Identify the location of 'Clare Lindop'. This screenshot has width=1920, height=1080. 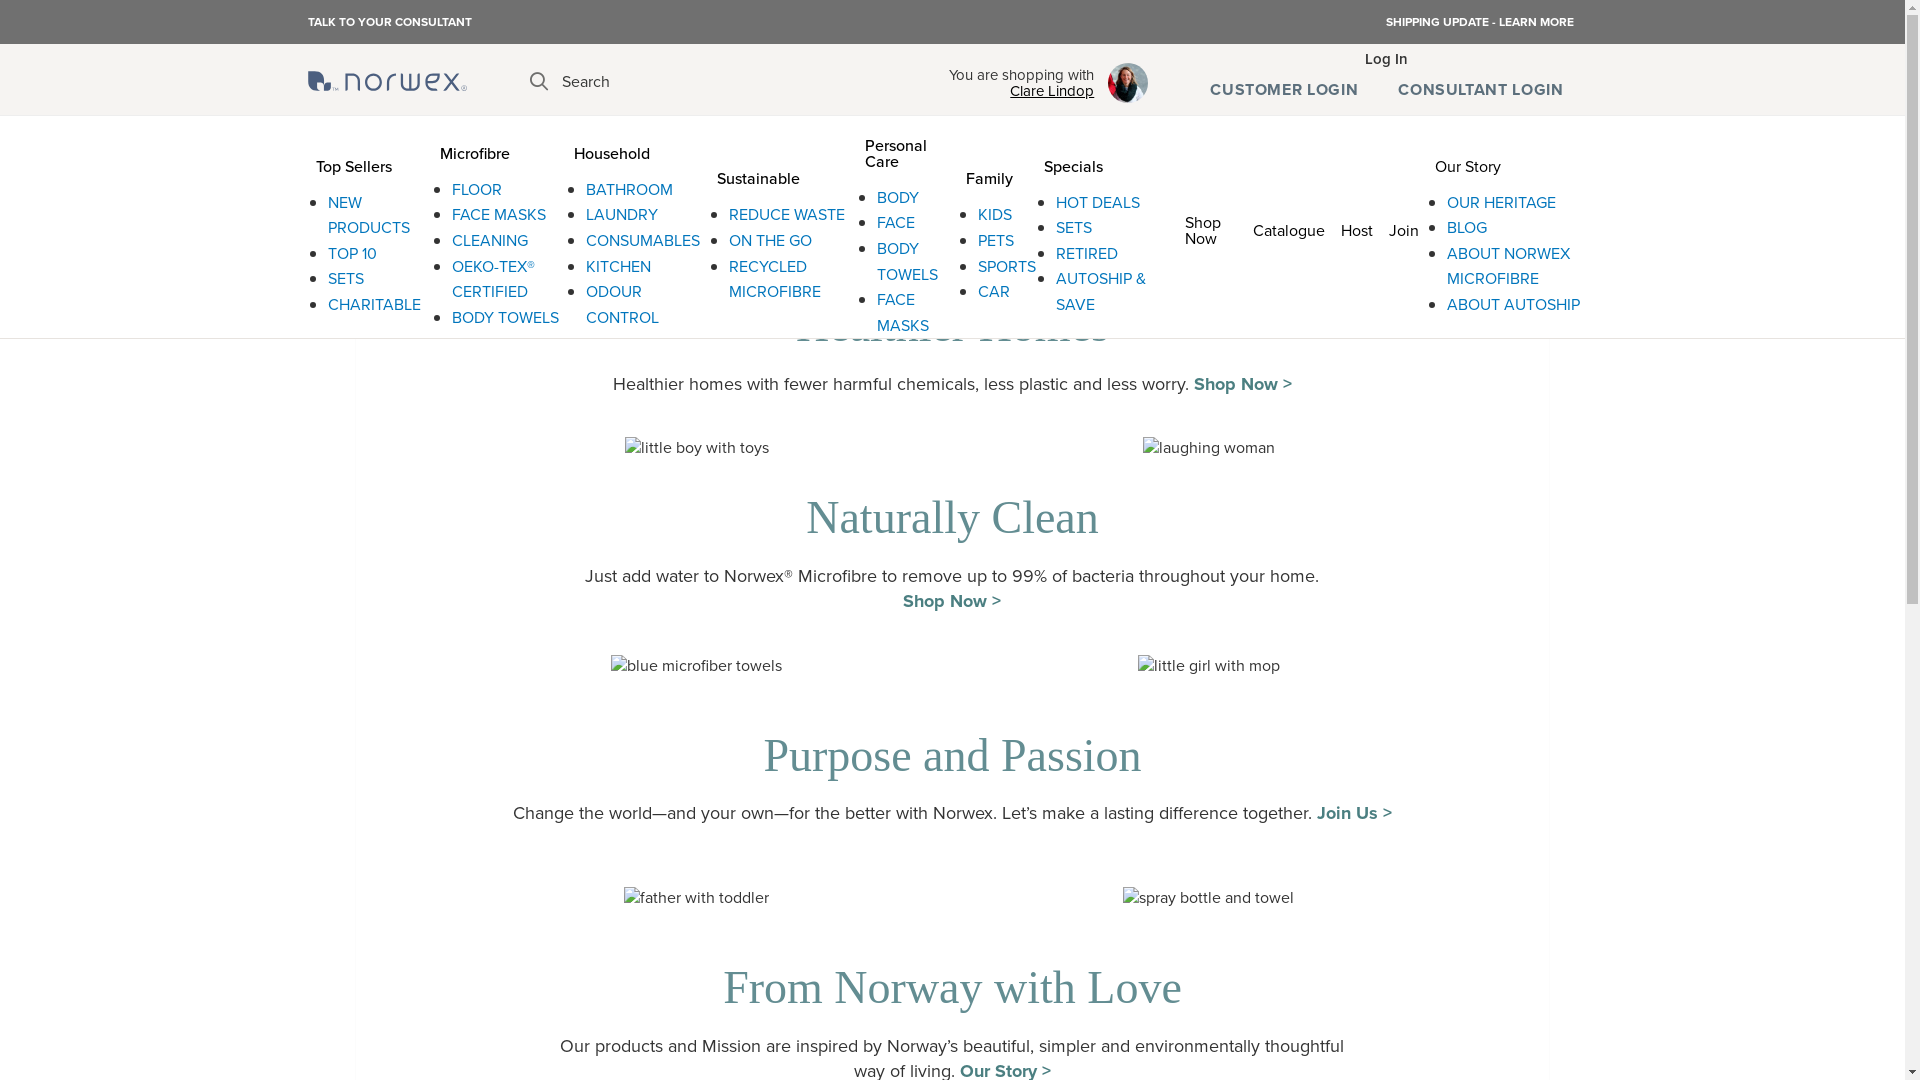
(1021, 91).